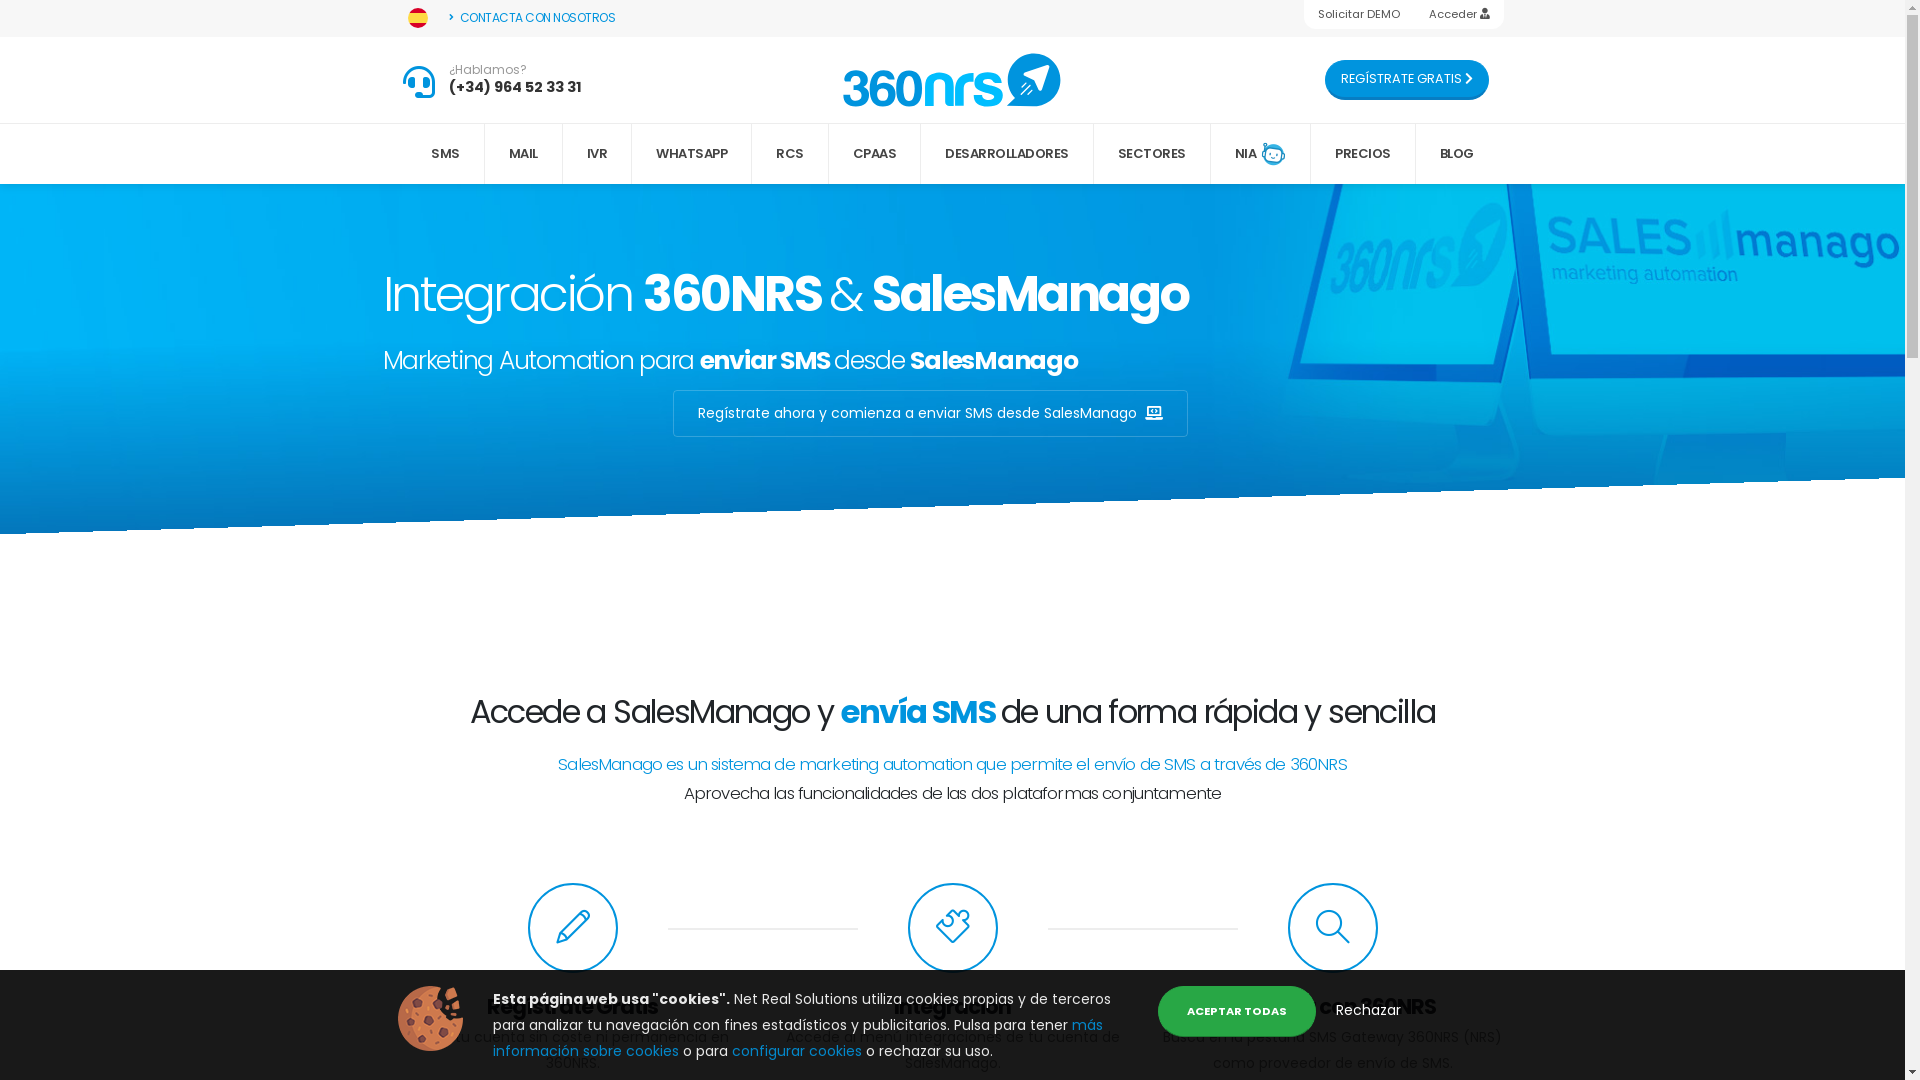  What do you see at coordinates (515, 86) in the screenshot?
I see `'(+34) 964 52 33 31'` at bounding box center [515, 86].